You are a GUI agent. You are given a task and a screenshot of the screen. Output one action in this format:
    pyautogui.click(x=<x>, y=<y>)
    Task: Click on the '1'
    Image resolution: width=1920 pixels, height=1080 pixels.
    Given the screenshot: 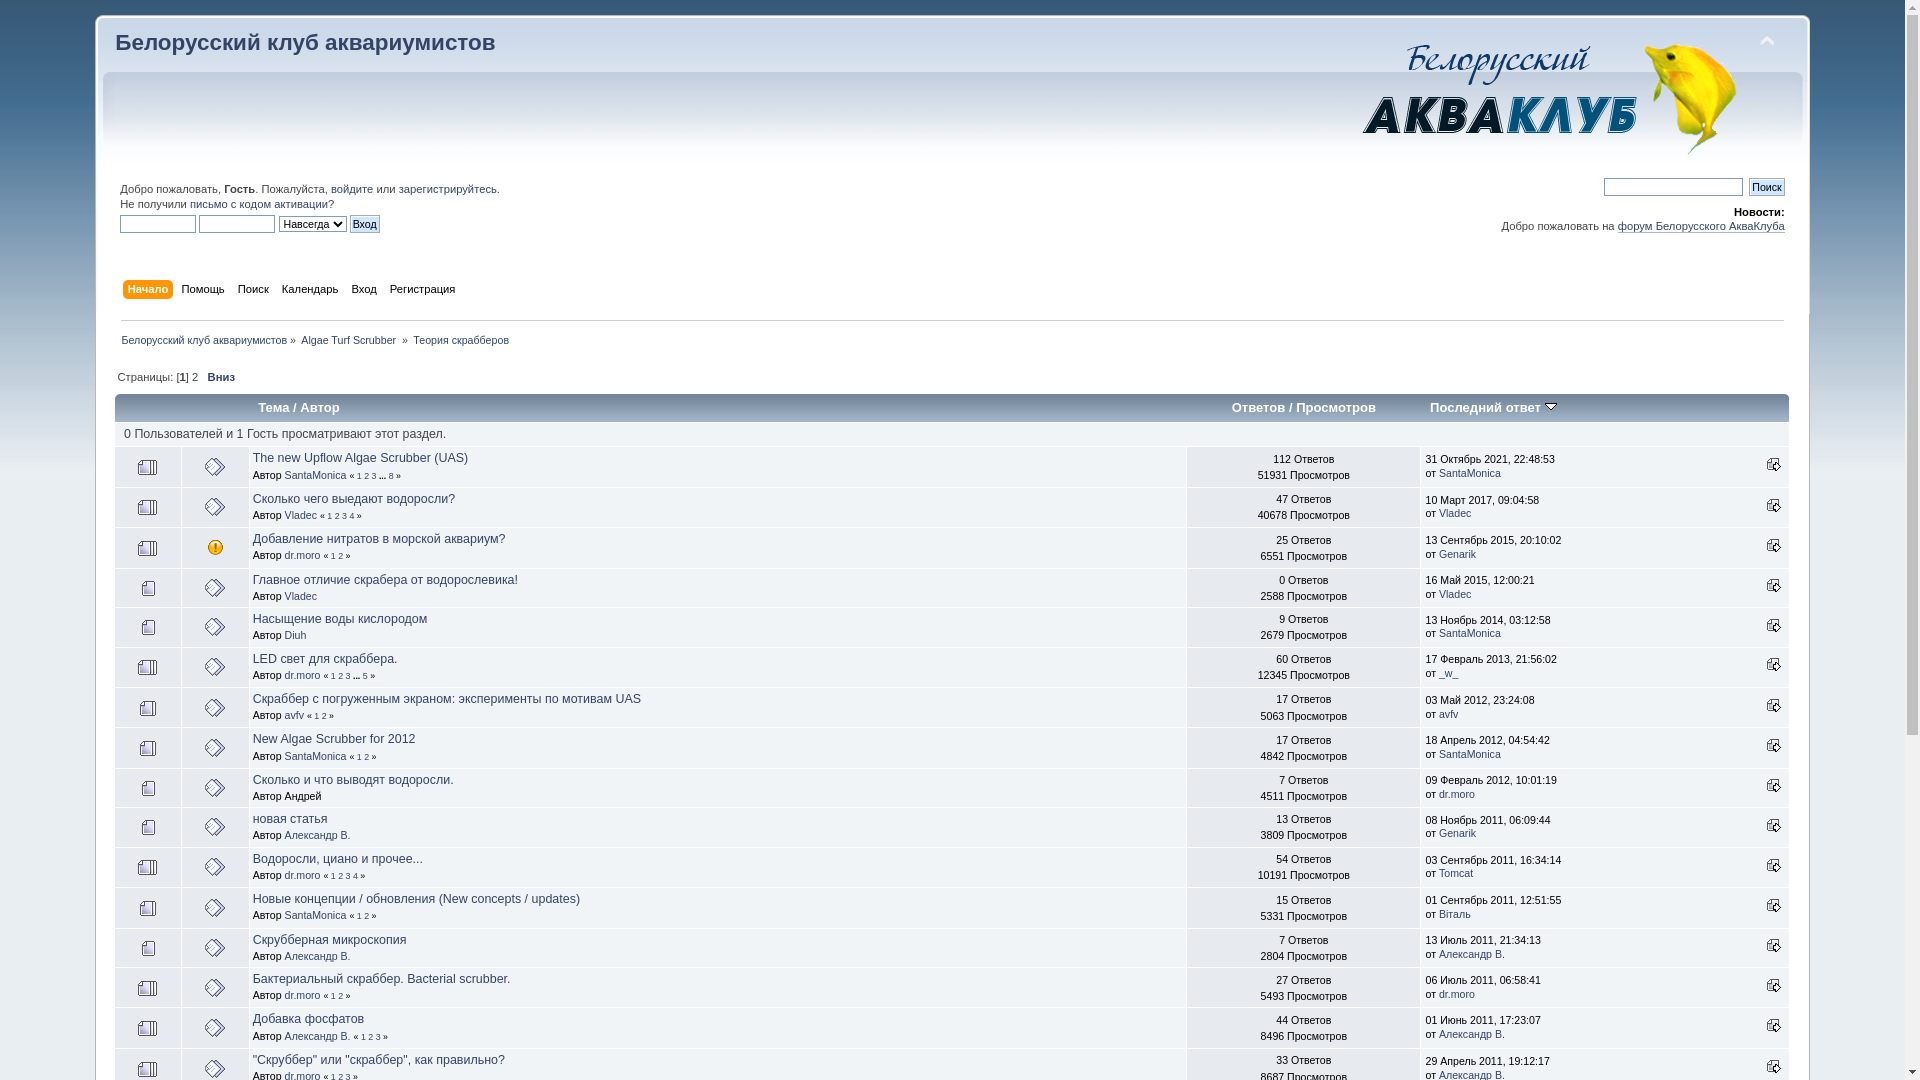 What is the action you would take?
    pyautogui.click(x=333, y=555)
    